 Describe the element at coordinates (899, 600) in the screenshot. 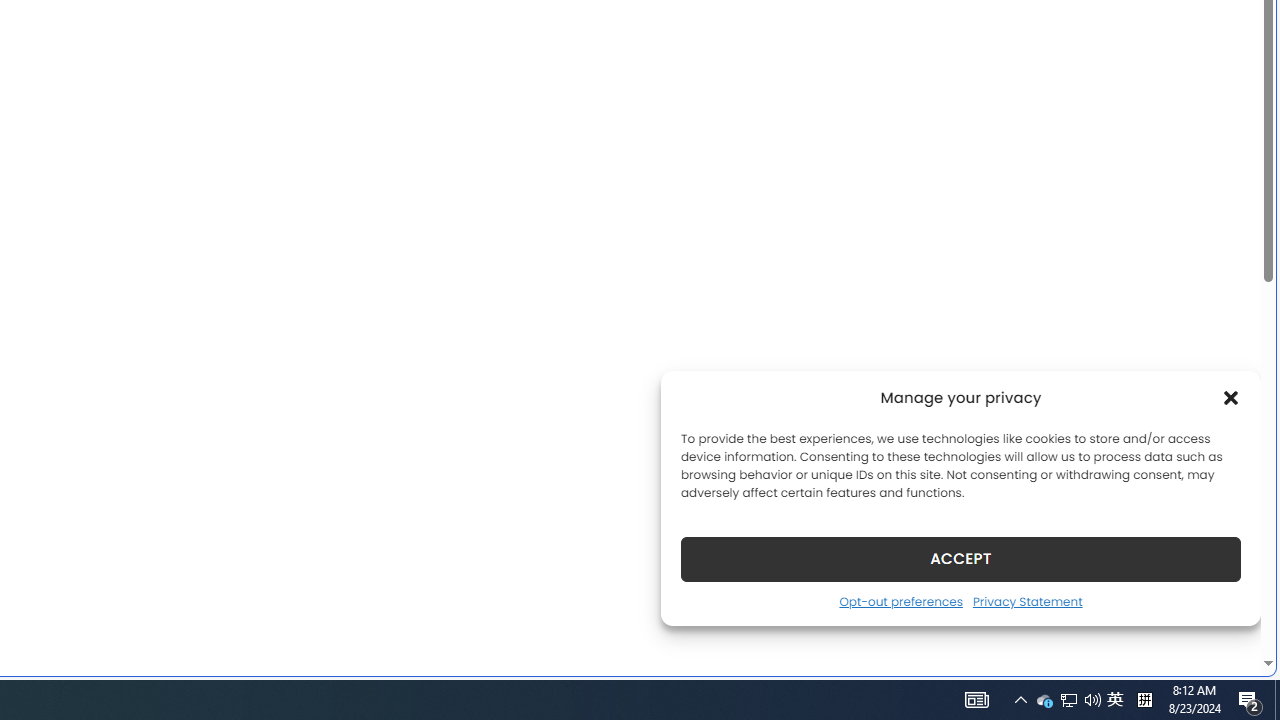

I see `'Opt-out preferences'` at that location.